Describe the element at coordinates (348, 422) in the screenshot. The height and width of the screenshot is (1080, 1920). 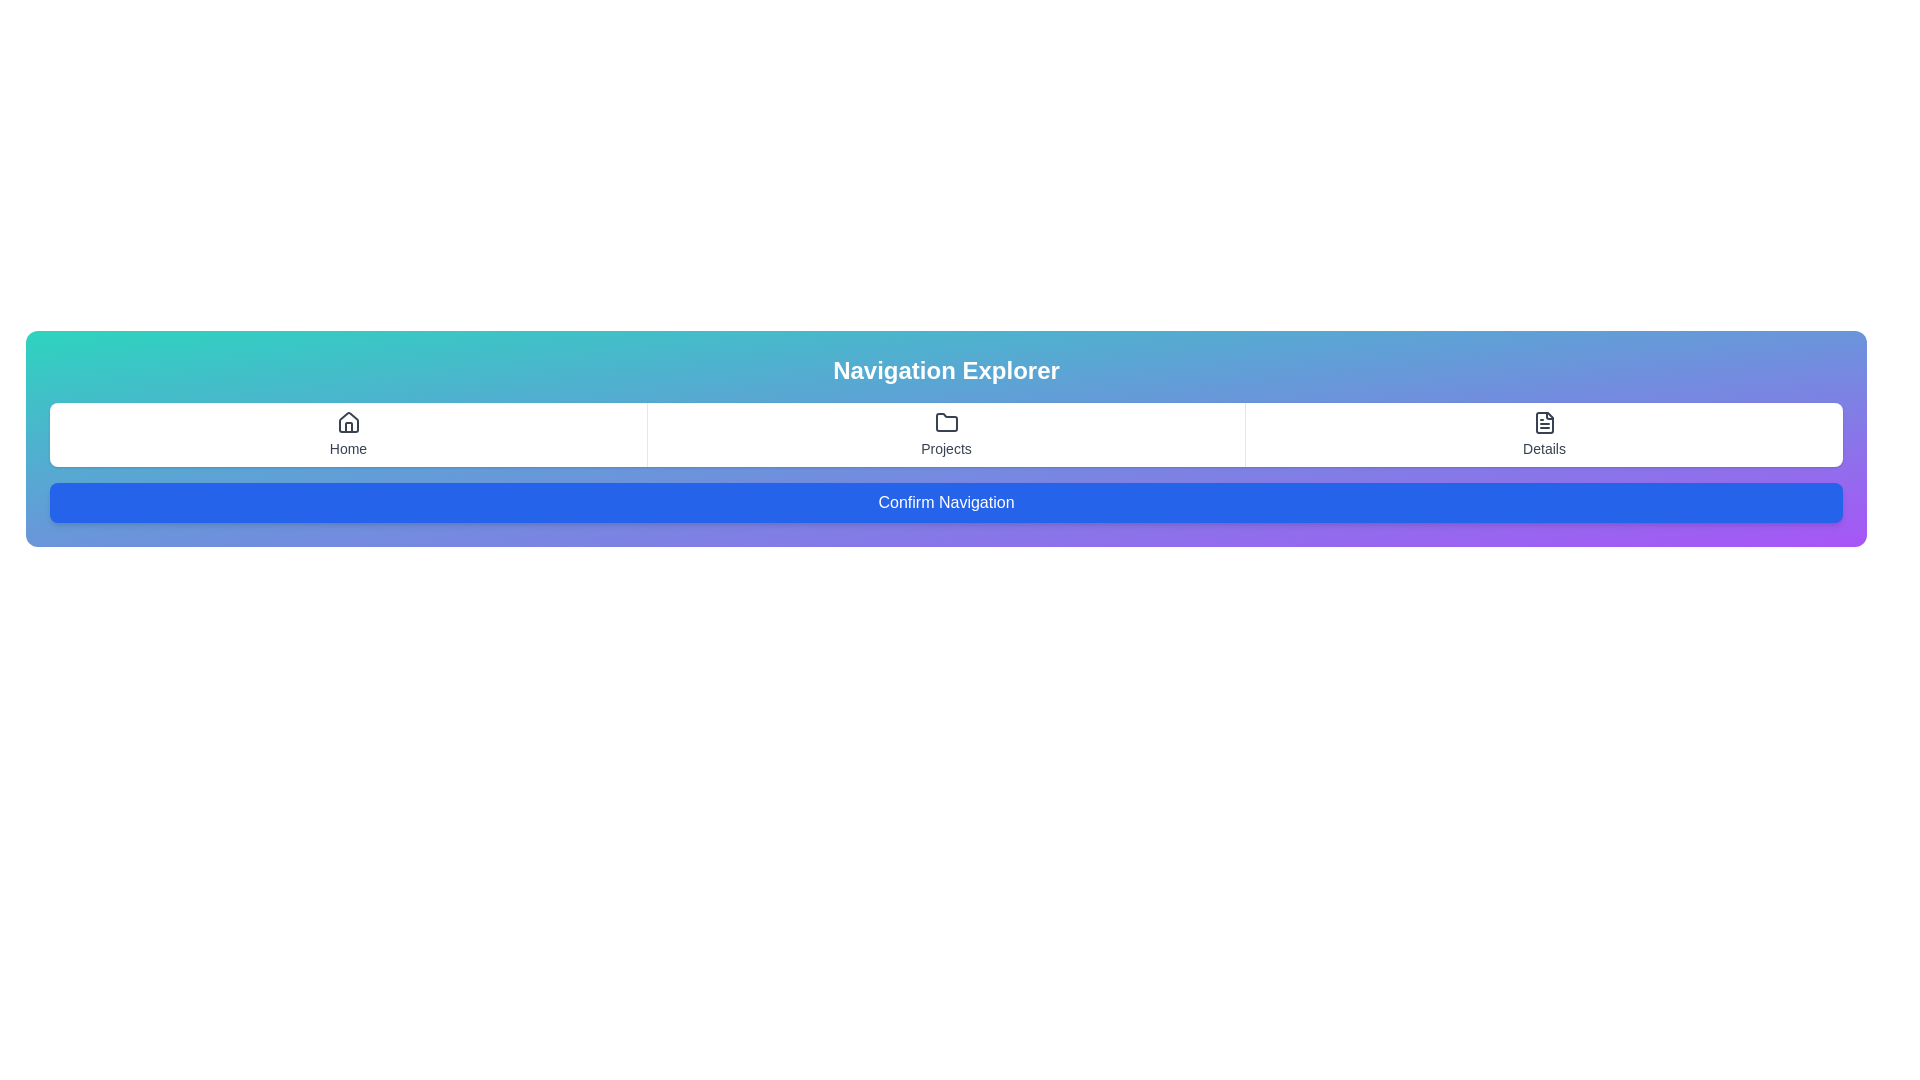
I see `the 'Home' navigation icon, which is visually represented above the text label 'Home' in the first section of the navigation bar` at that location.